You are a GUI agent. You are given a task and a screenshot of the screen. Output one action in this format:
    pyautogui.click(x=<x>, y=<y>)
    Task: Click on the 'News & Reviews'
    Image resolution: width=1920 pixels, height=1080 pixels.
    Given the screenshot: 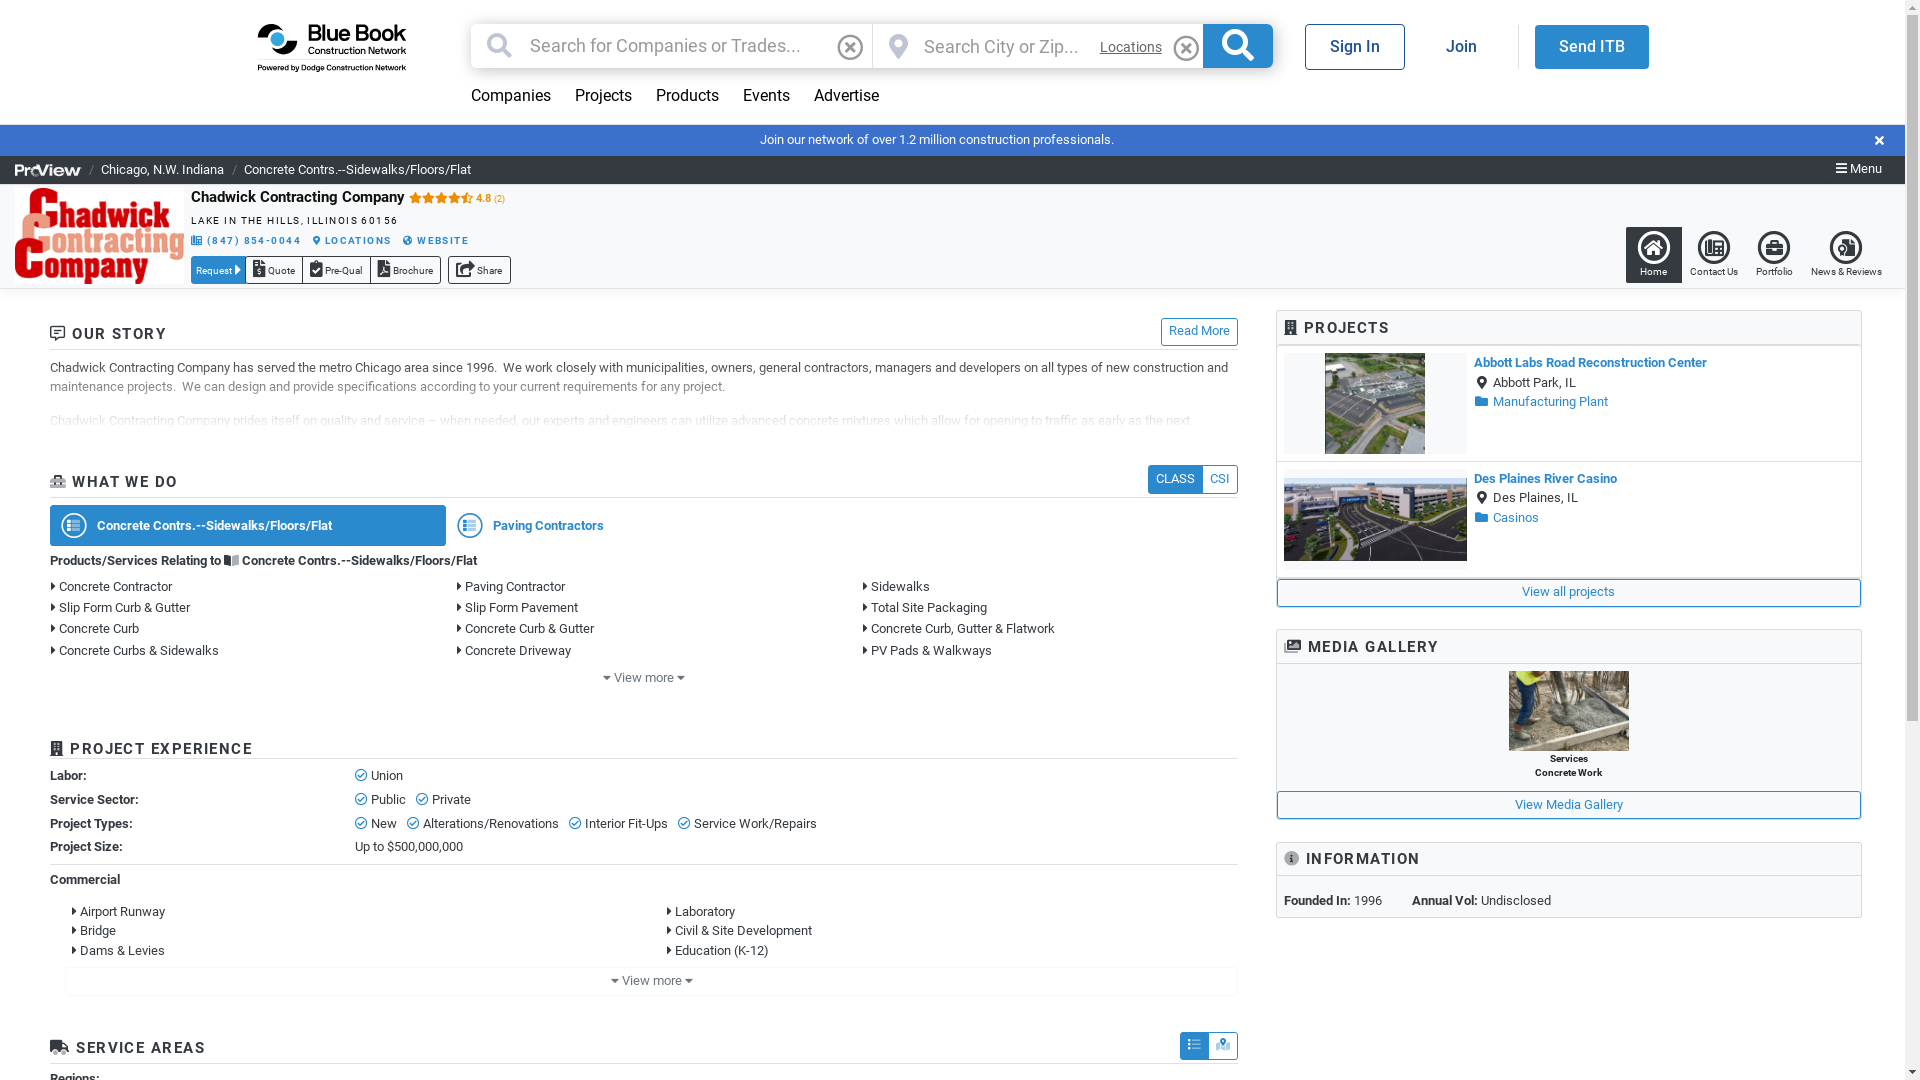 What is the action you would take?
    pyautogui.click(x=1845, y=253)
    